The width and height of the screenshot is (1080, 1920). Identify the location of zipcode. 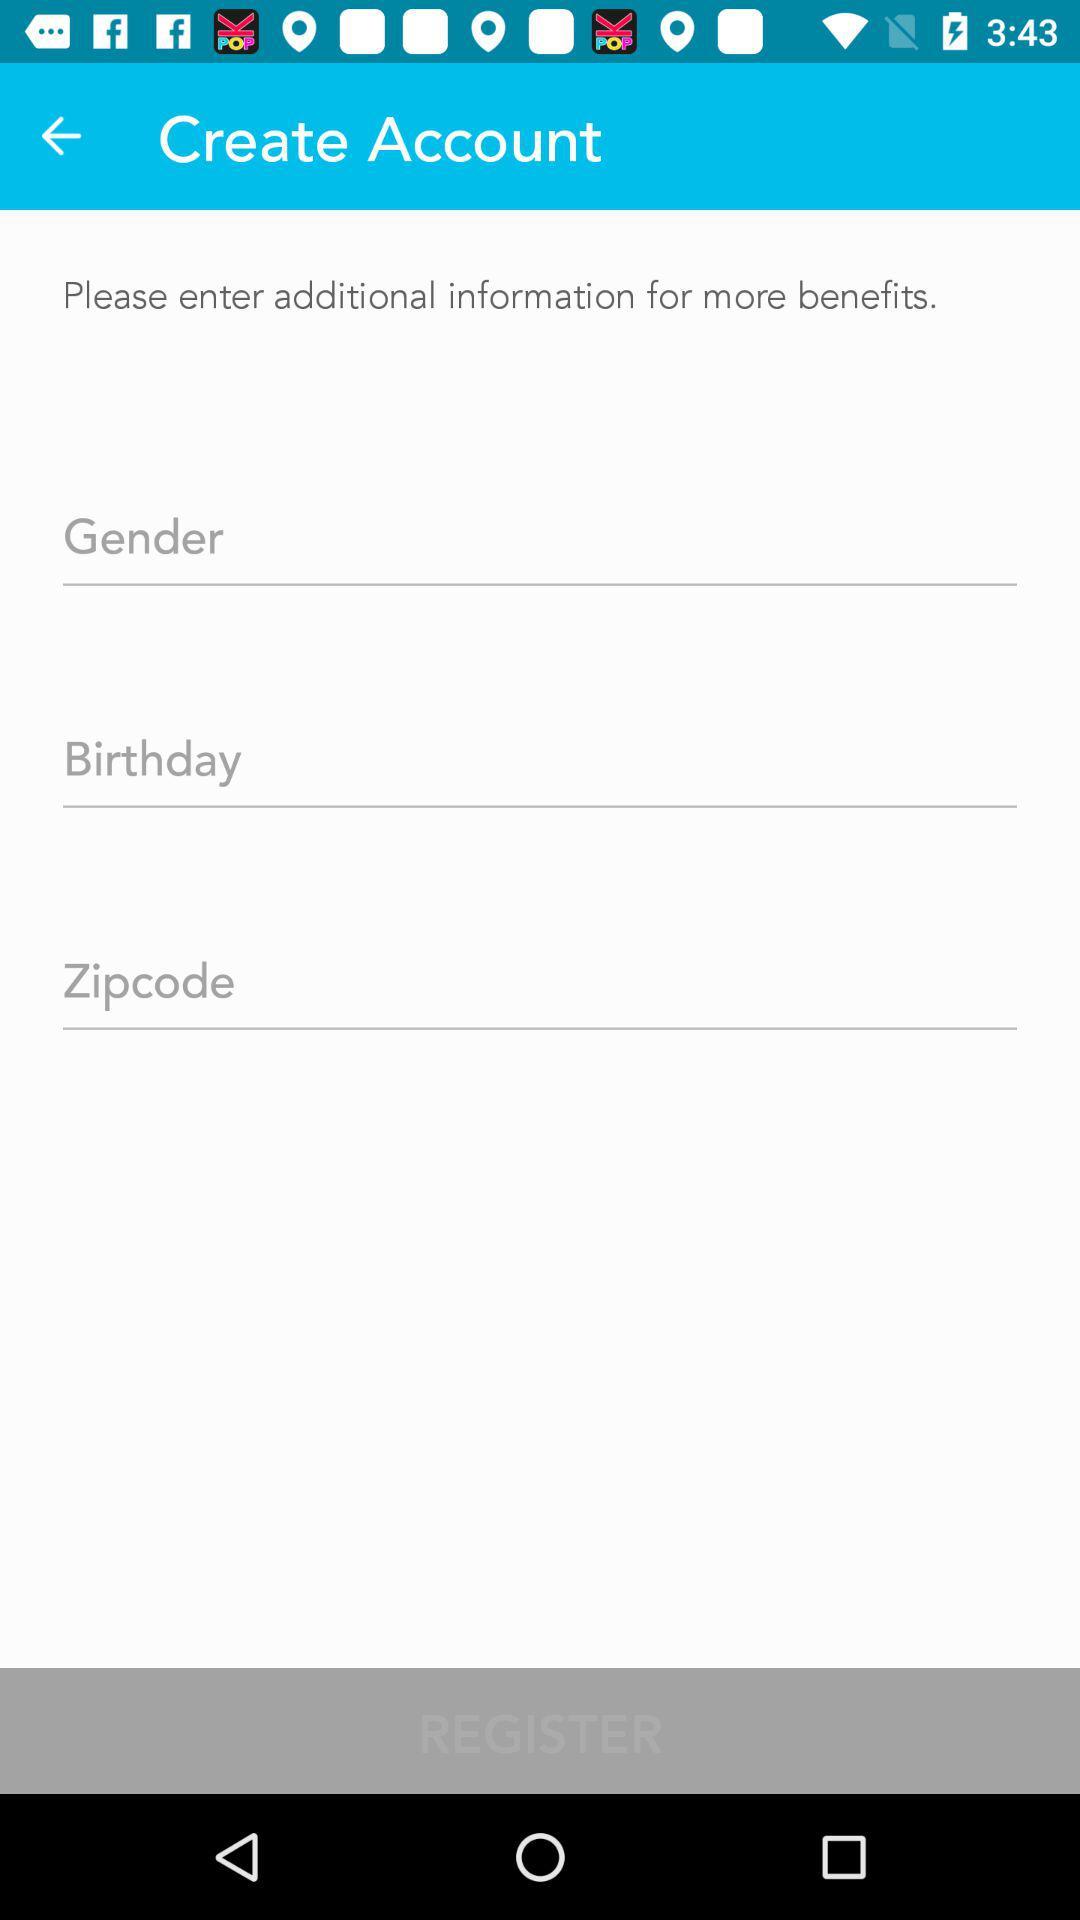
(540, 973).